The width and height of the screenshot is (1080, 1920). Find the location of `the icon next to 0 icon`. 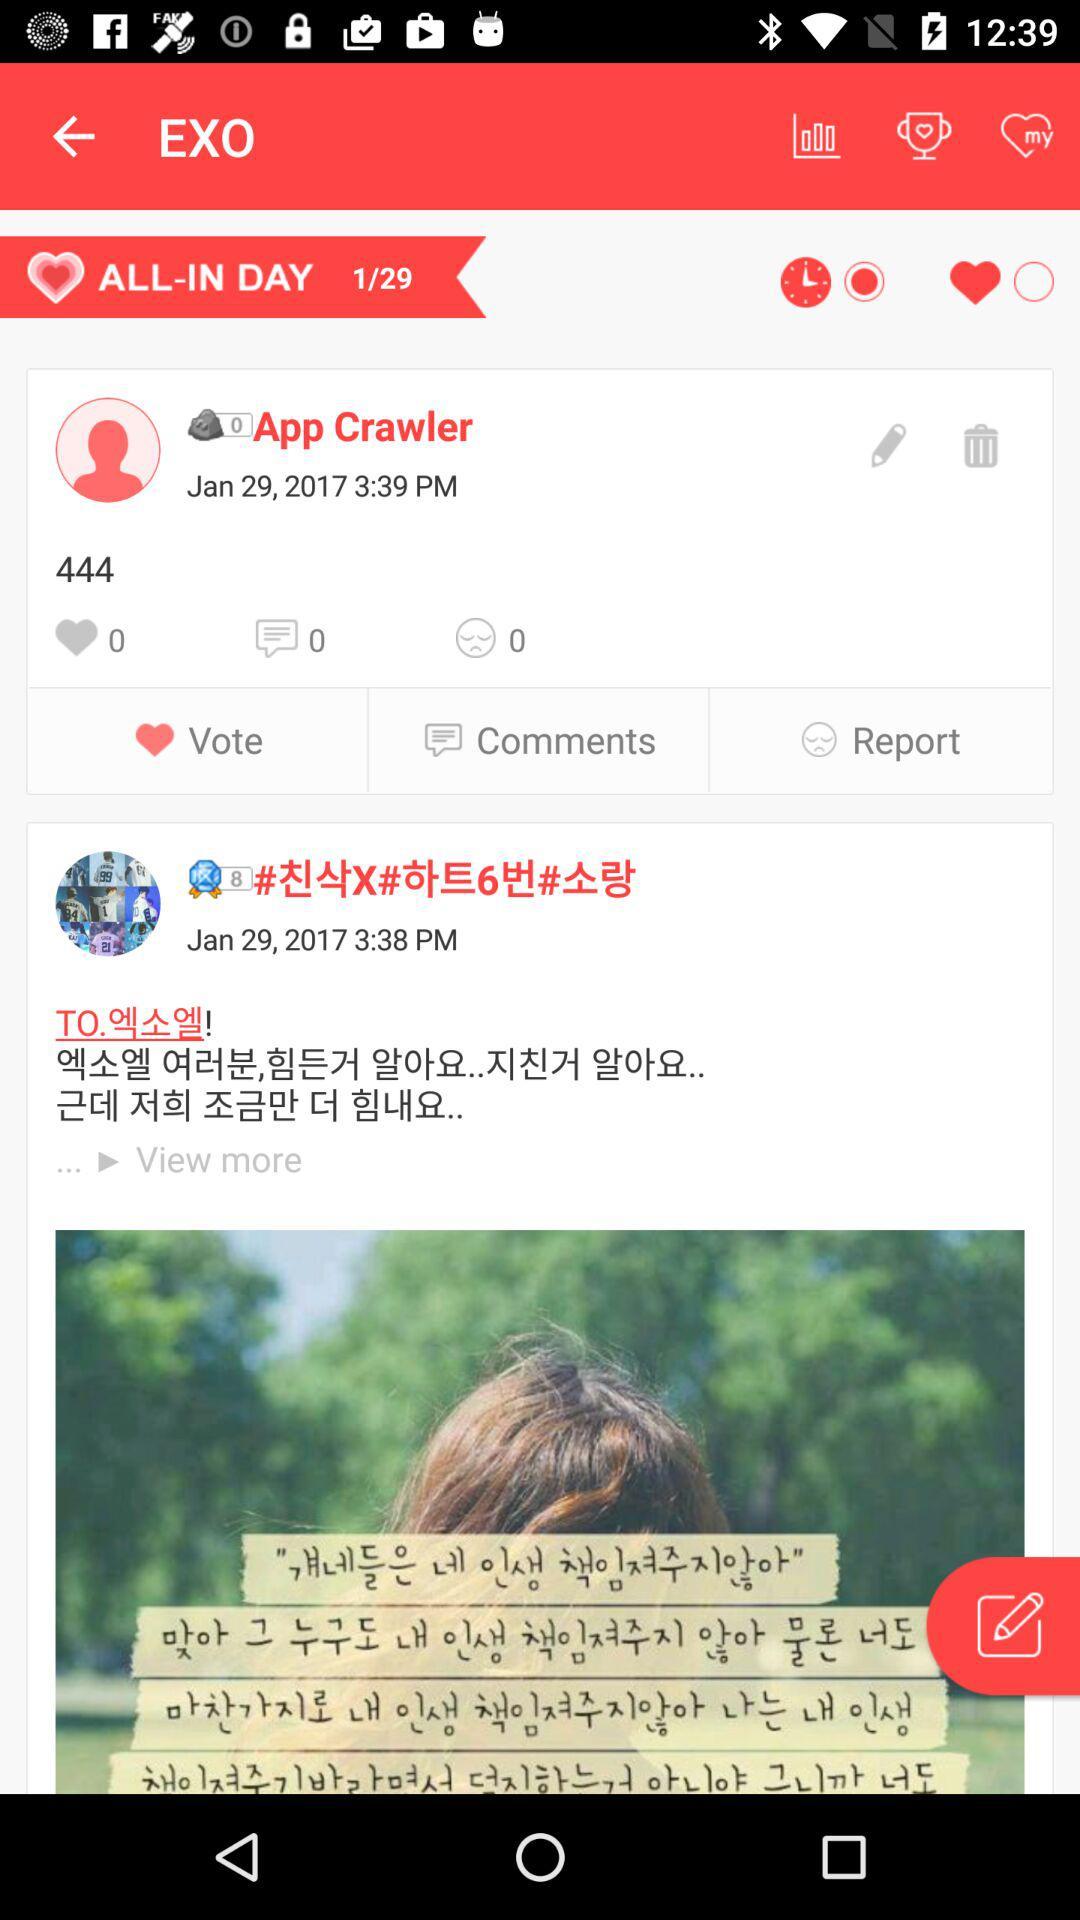

the icon next to 0 icon is located at coordinates (482, 636).